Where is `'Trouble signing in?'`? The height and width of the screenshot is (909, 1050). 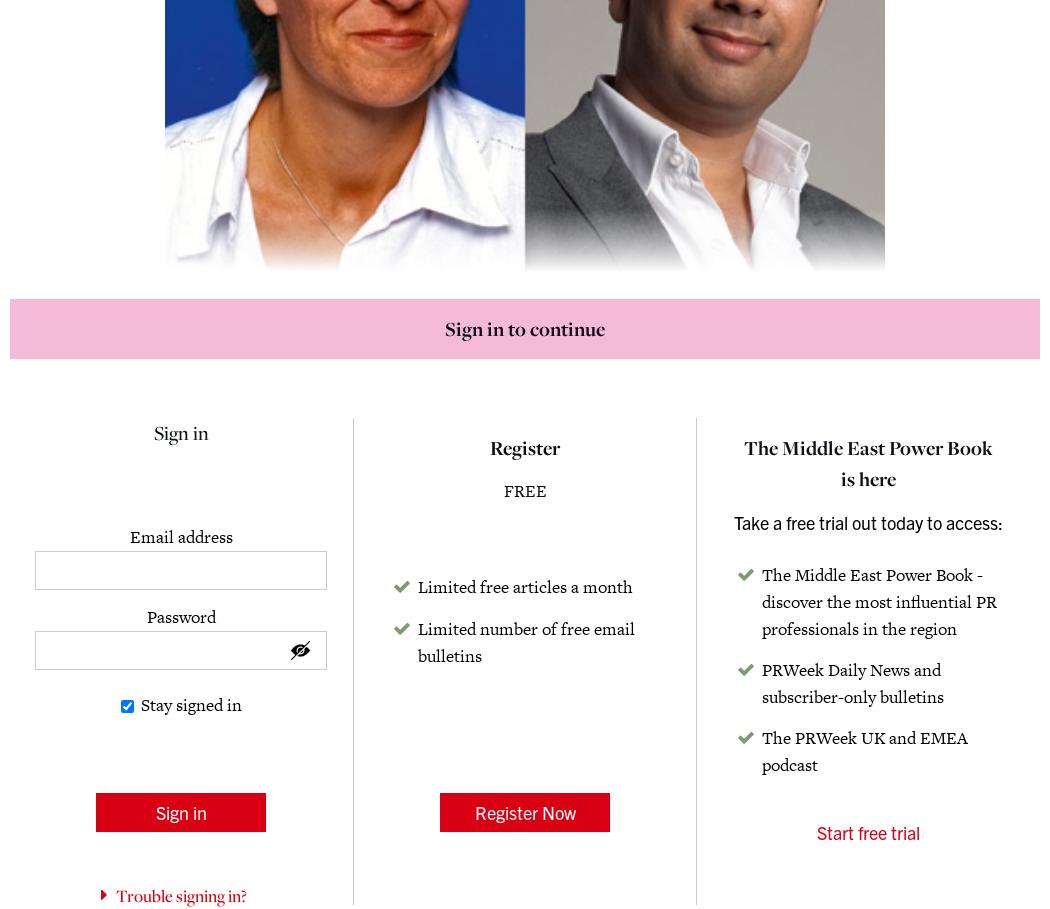
'Trouble signing in?' is located at coordinates (180, 896).